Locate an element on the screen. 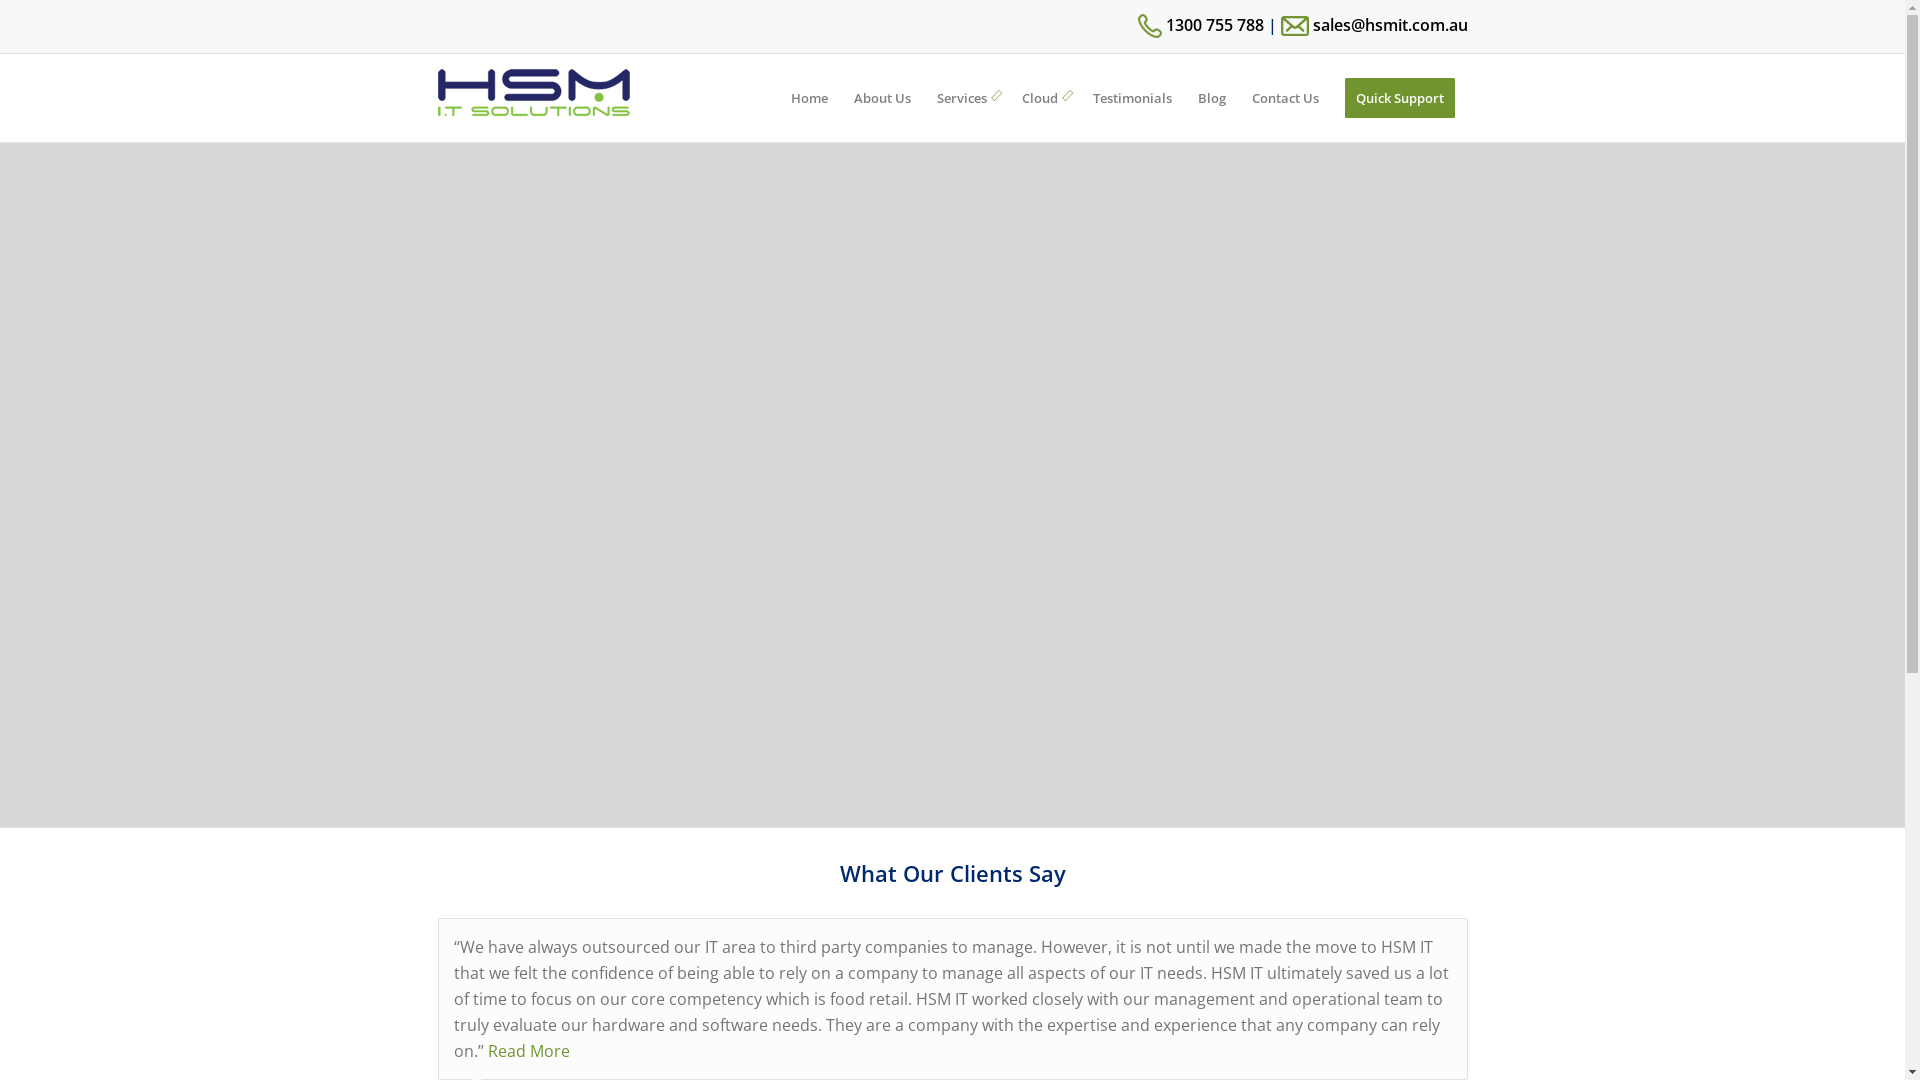 Image resolution: width=1920 pixels, height=1080 pixels. 'Read More' is located at coordinates (488, 1049).